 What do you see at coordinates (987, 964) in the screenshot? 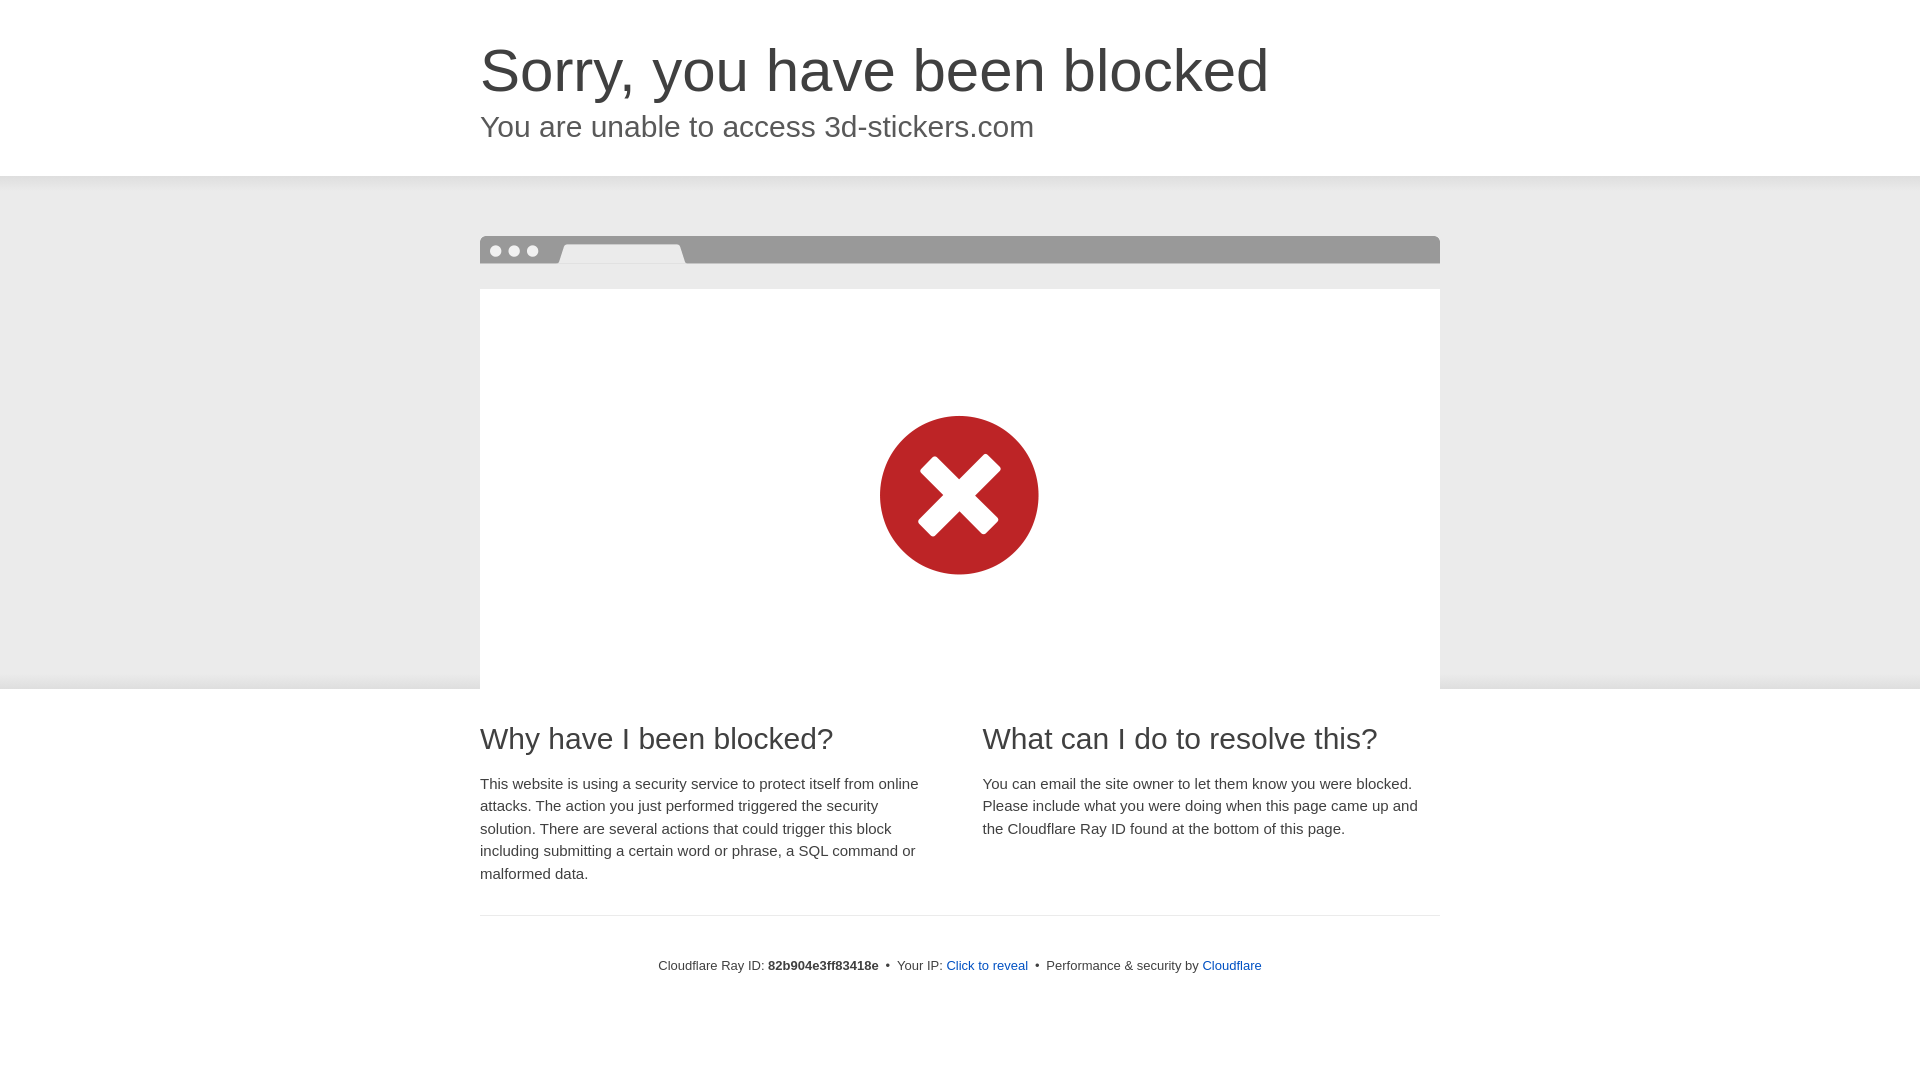
I see `'Click to reveal'` at bounding box center [987, 964].